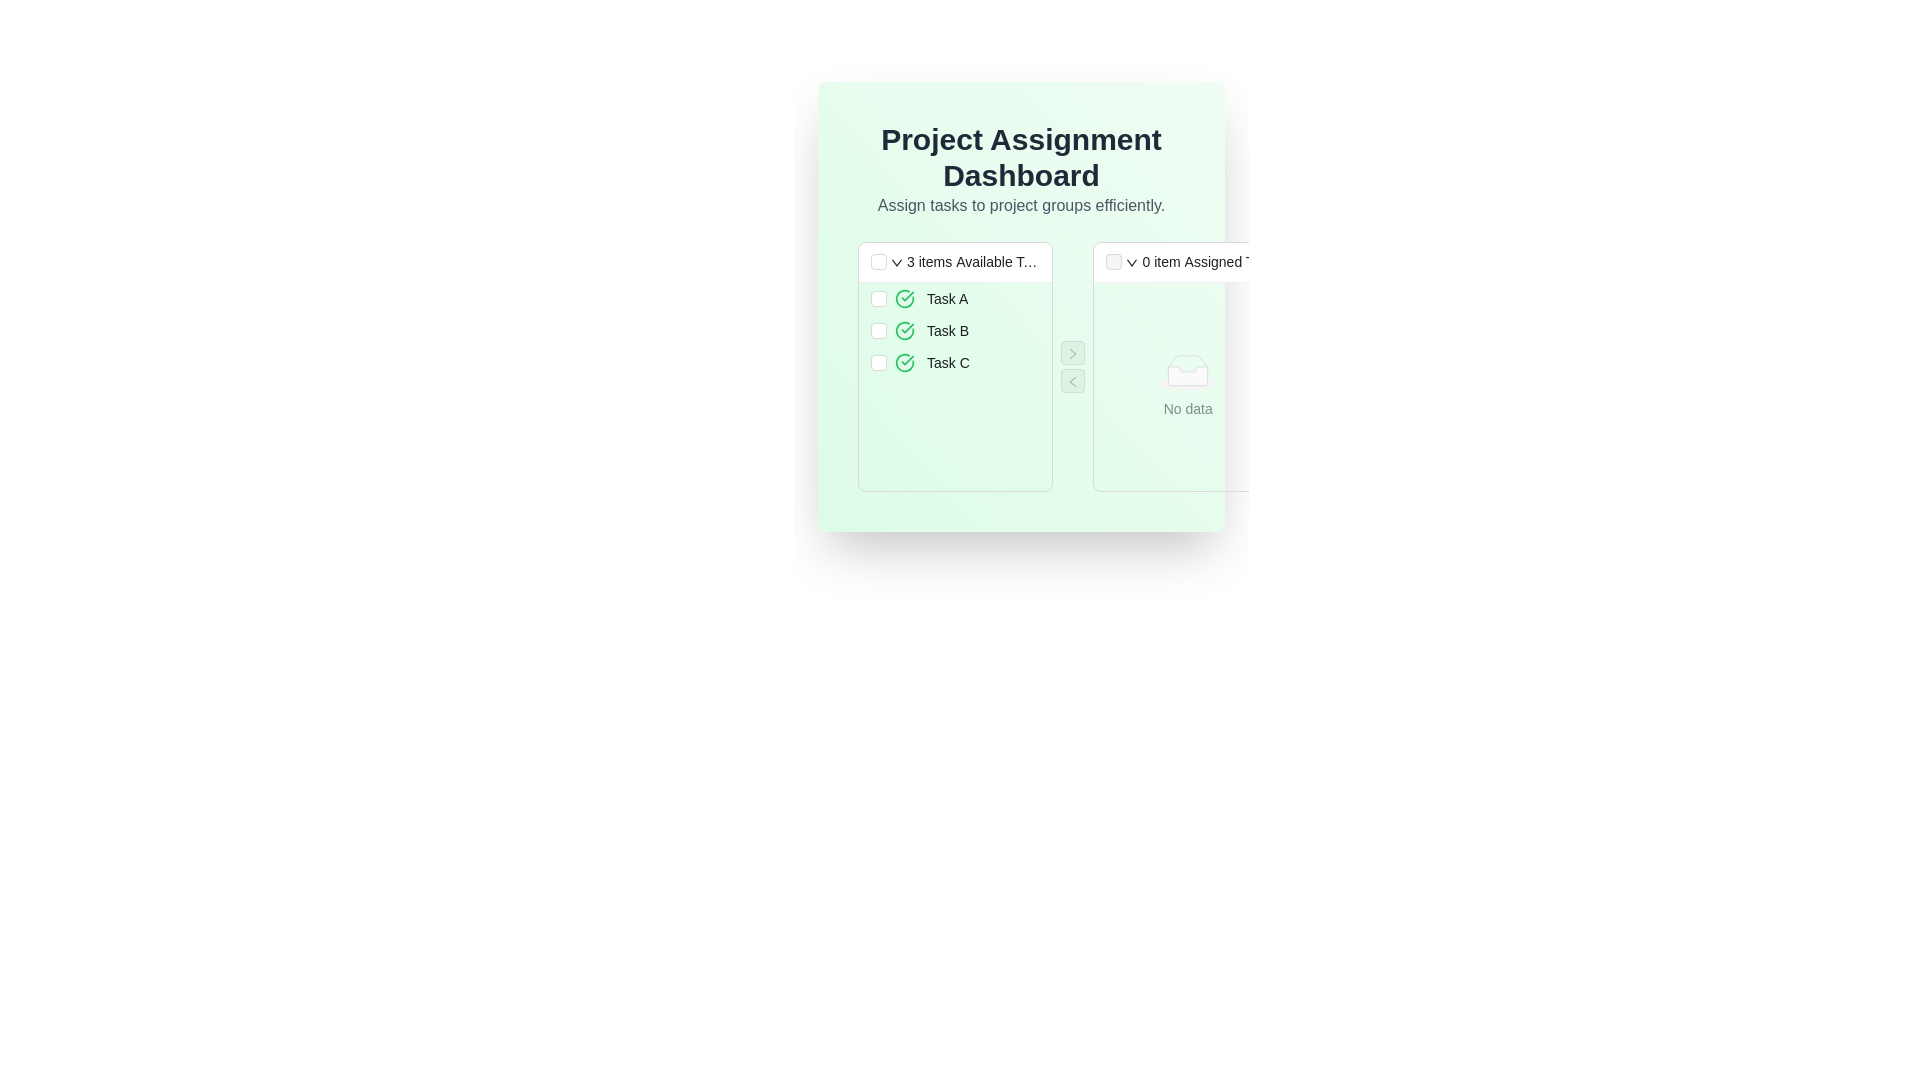 This screenshot has height=1080, width=1920. Describe the element at coordinates (904, 299) in the screenshot. I see `the informational icon indicating the successful completion of 'Task A', which is positioned to the left of the associated text in the layout` at that location.